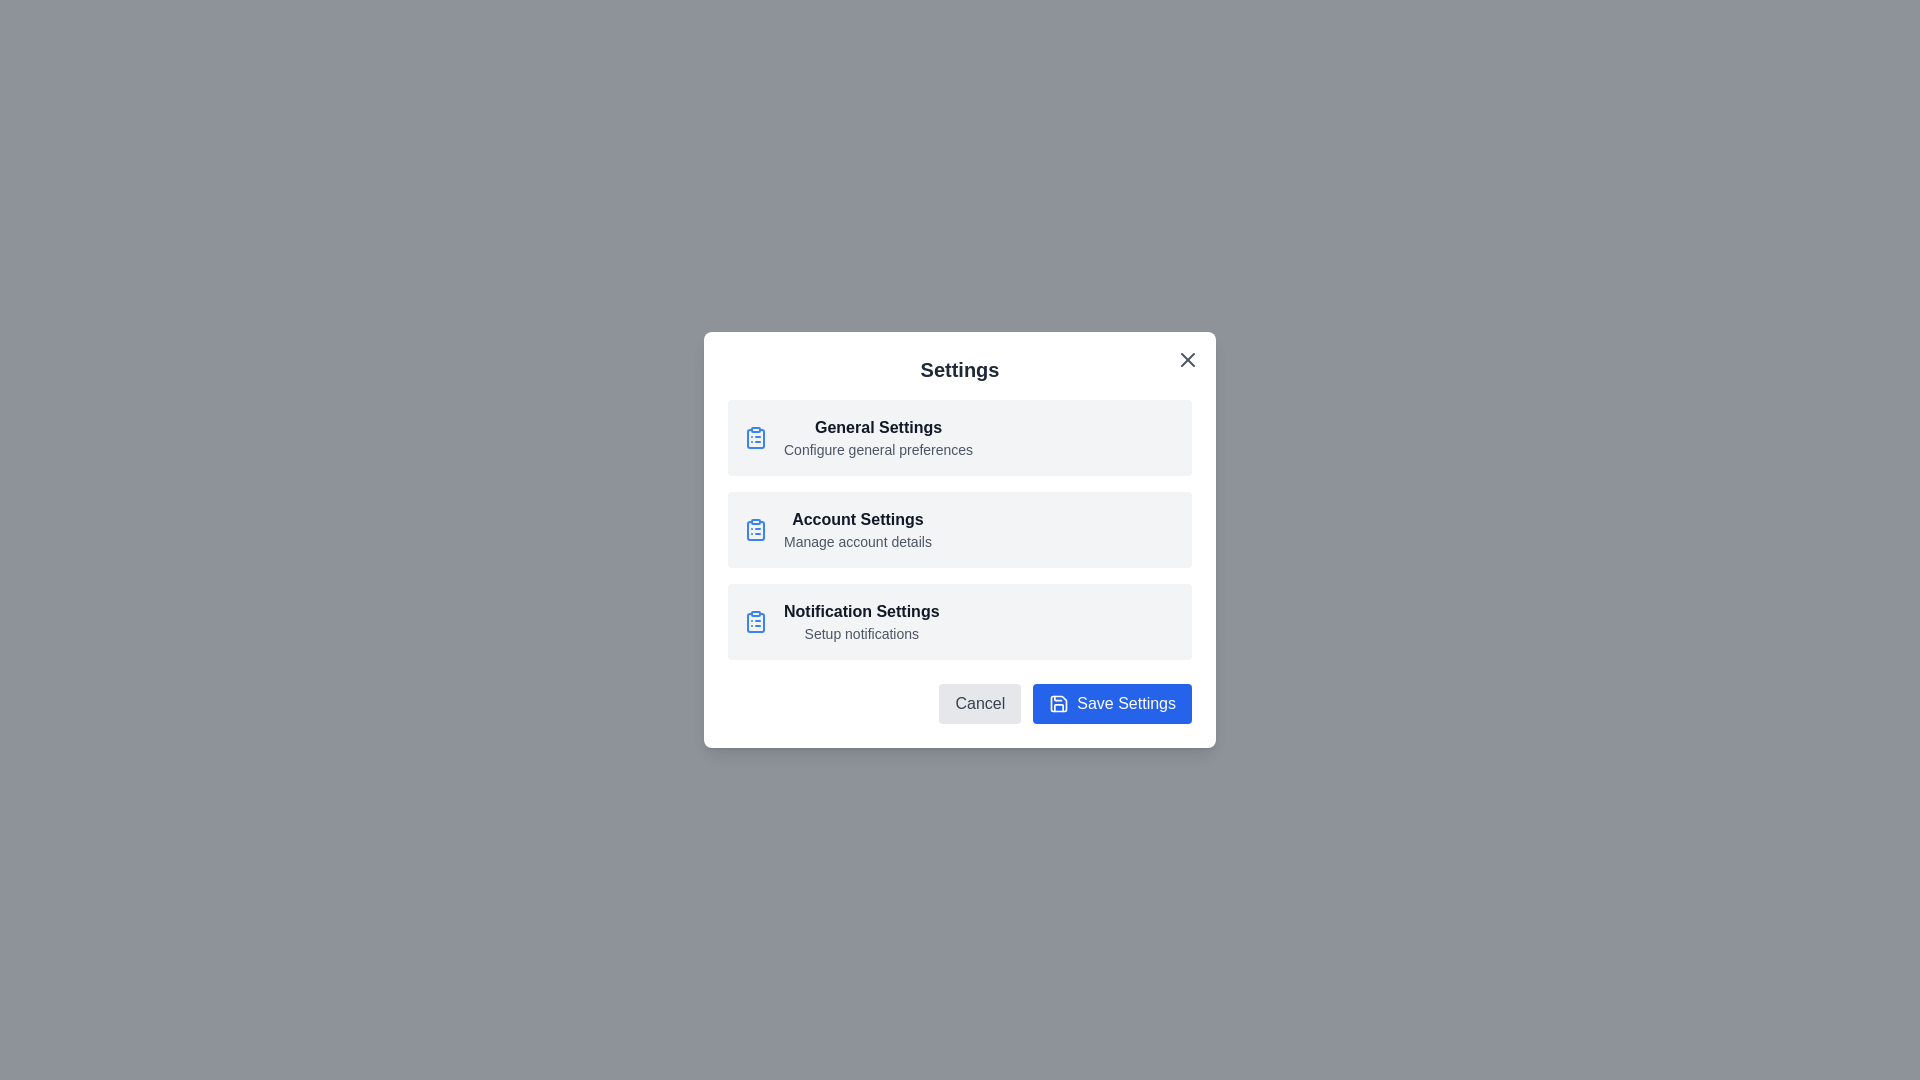 Image resolution: width=1920 pixels, height=1080 pixels. Describe the element at coordinates (1188, 358) in the screenshot. I see `the close (X) button located at the top-right corner of the 'Settings' modal dialog by clicking on its SVG graphic representation` at that location.